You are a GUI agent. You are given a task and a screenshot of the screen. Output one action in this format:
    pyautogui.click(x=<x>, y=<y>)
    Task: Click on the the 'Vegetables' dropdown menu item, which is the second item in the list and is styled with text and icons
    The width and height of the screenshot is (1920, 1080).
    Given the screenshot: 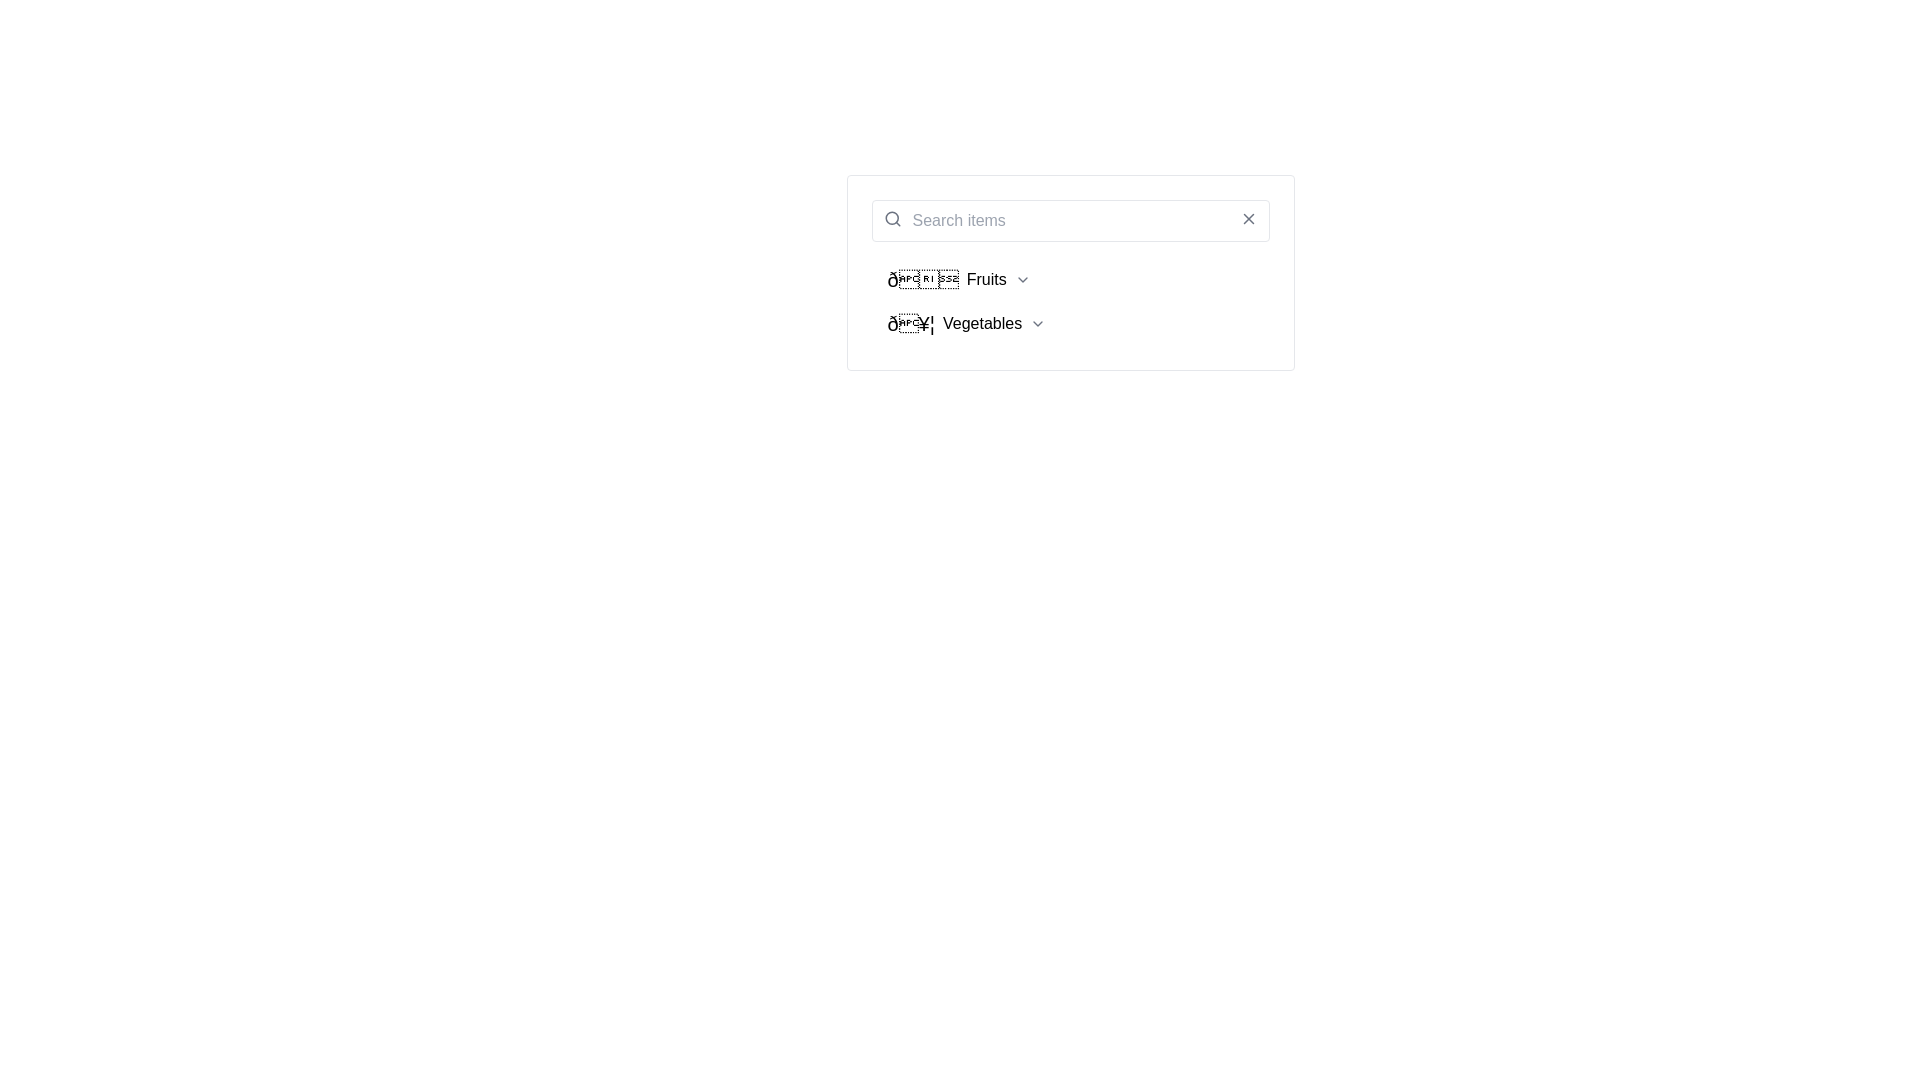 What is the action you would take?
    pyautogui.click(x=966, y=323)
    